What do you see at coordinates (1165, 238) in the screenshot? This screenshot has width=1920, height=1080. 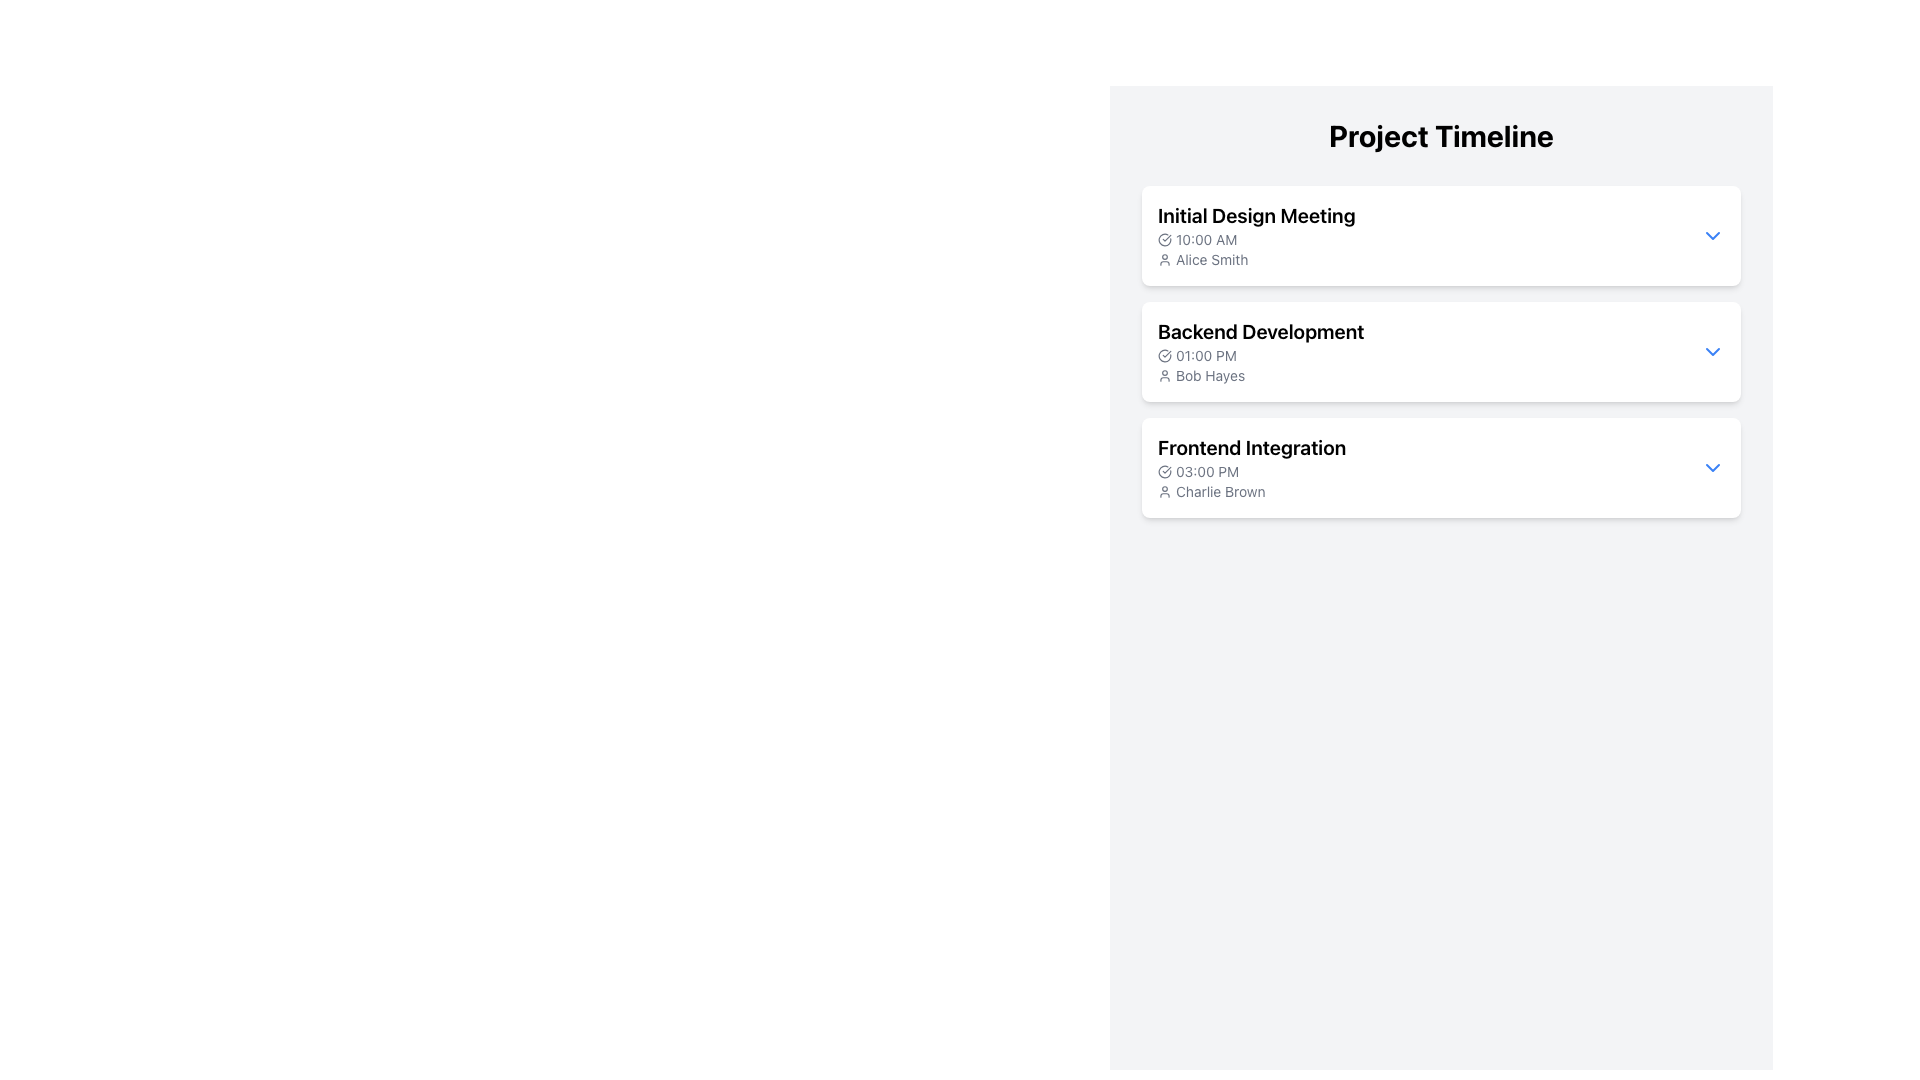 I see `the checkmark SVG icon located next to the text '10:00 AM' in the first entry of the timeline list titled 'Initial Design Meeting'` at bounding box center [1165, 238].